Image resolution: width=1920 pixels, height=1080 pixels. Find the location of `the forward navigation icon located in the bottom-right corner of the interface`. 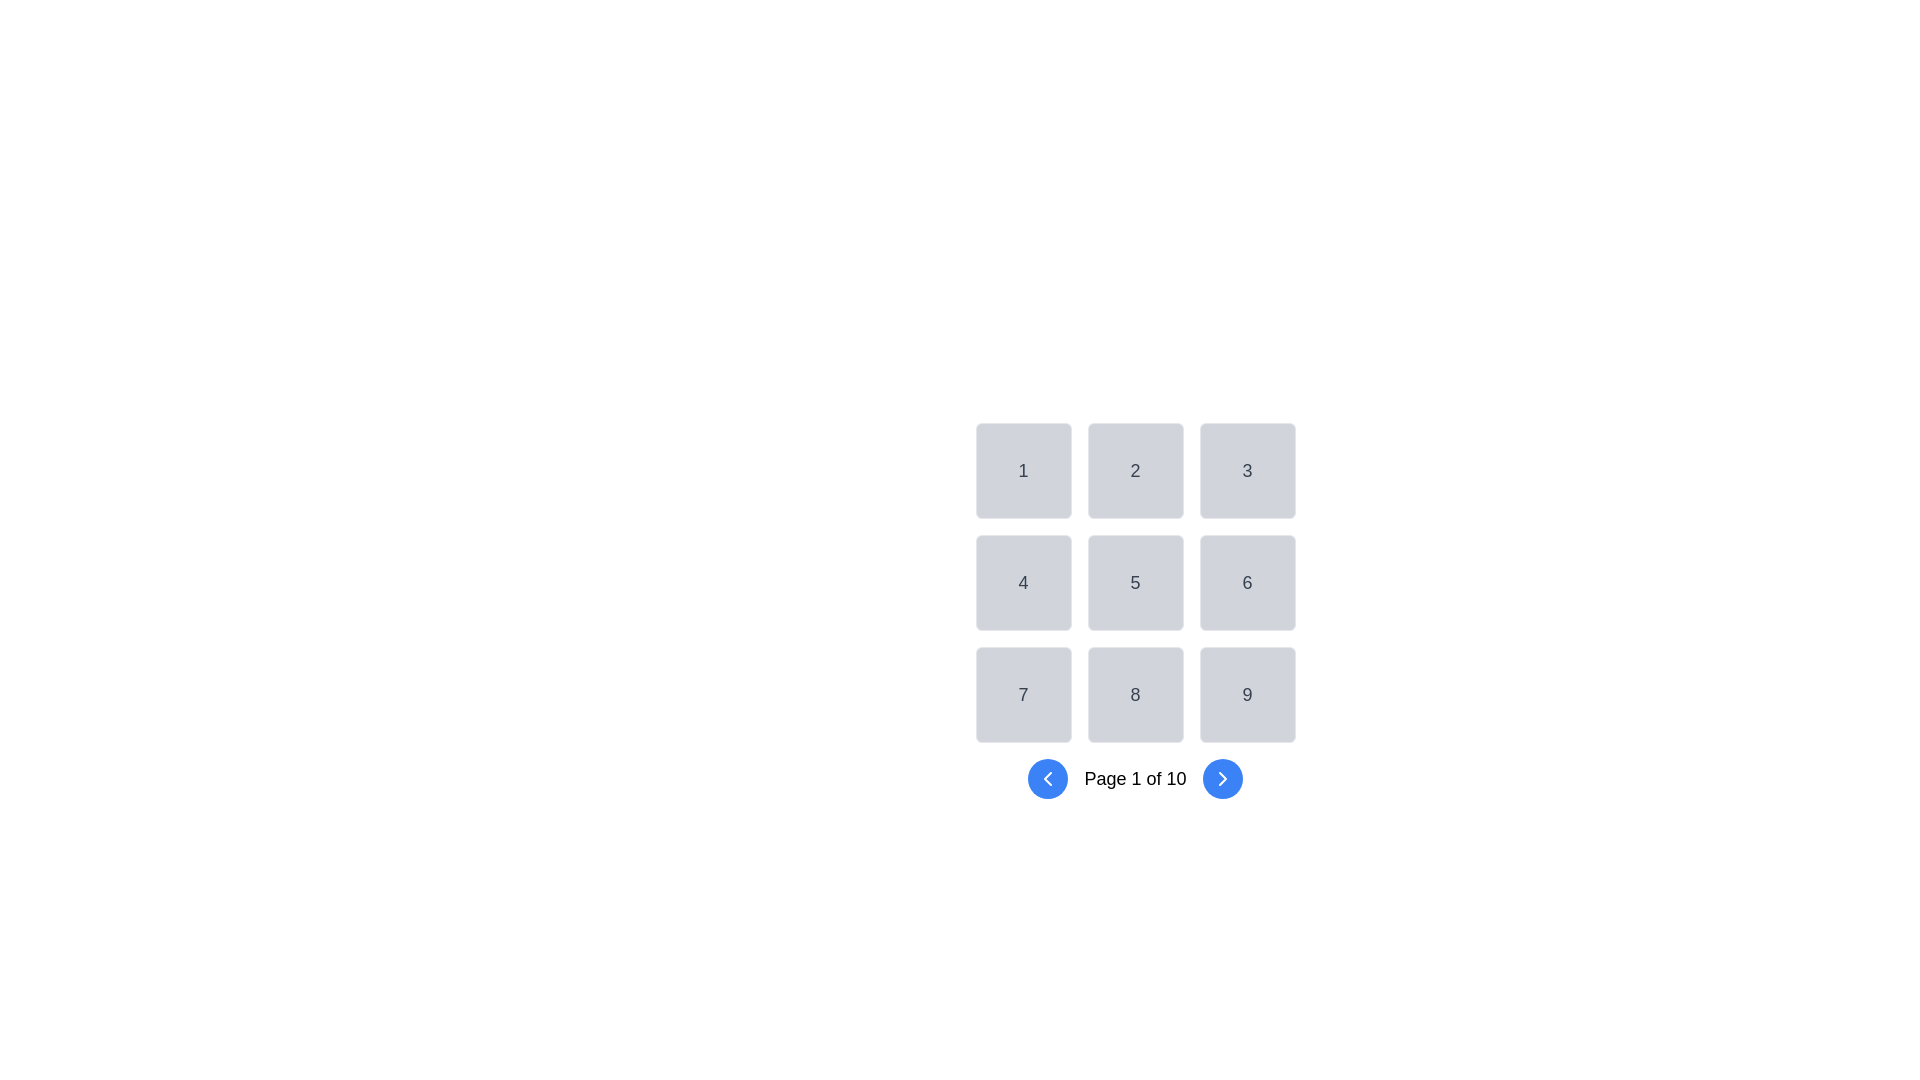

the forward navigation icon located in the bottom-right corner of the interface is located at coordinates (1221, 778).